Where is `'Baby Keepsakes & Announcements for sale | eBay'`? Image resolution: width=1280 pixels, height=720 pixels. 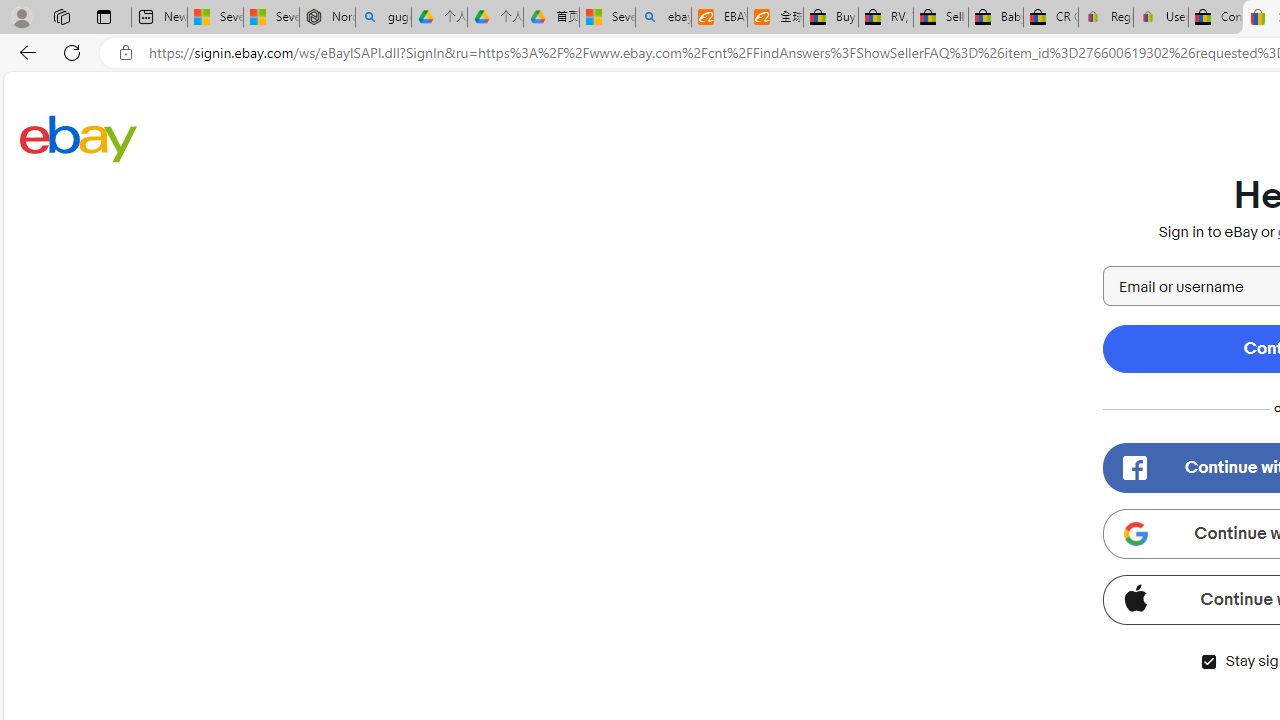
'Baby Keepsakes & Announcements for sale | eBay' is located at coordinates (995, 17).